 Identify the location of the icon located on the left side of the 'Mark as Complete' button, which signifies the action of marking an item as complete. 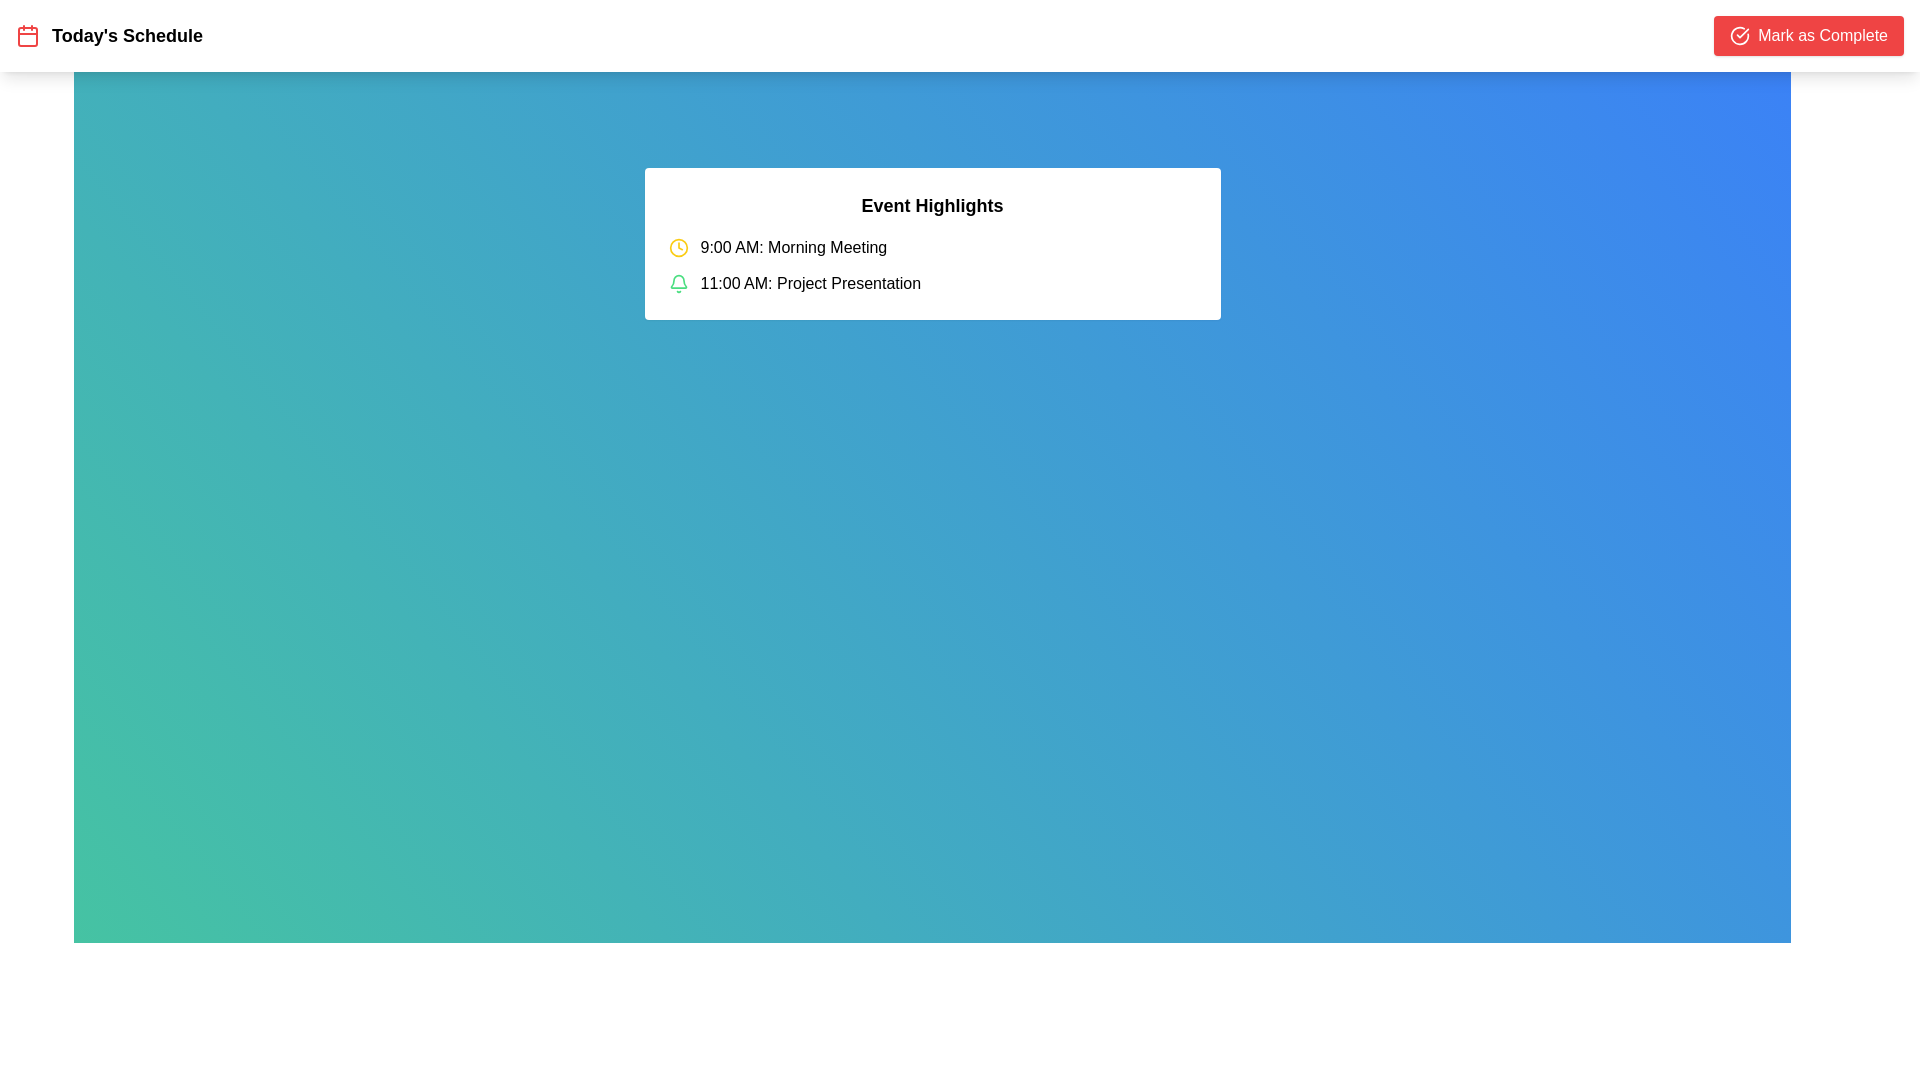
(1739, 35).